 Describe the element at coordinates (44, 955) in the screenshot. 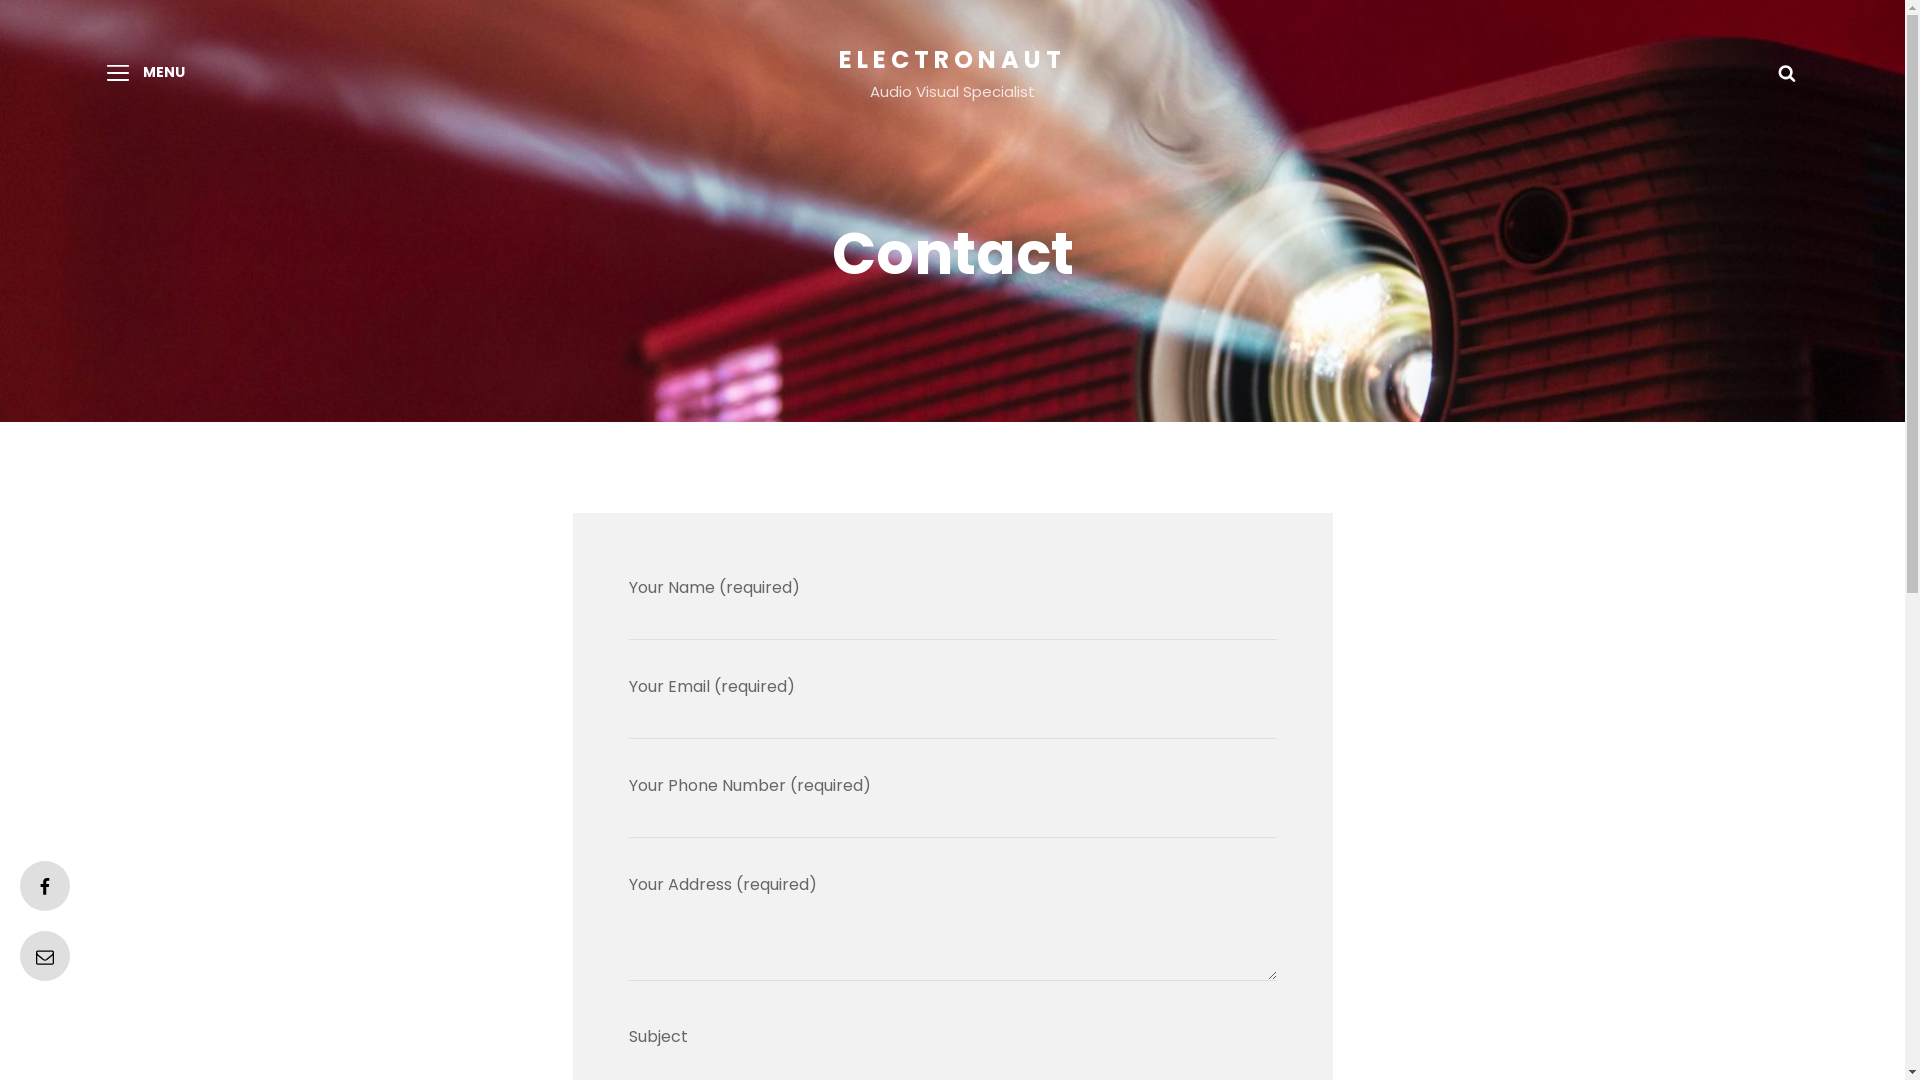

I see `'Email'` at that location.